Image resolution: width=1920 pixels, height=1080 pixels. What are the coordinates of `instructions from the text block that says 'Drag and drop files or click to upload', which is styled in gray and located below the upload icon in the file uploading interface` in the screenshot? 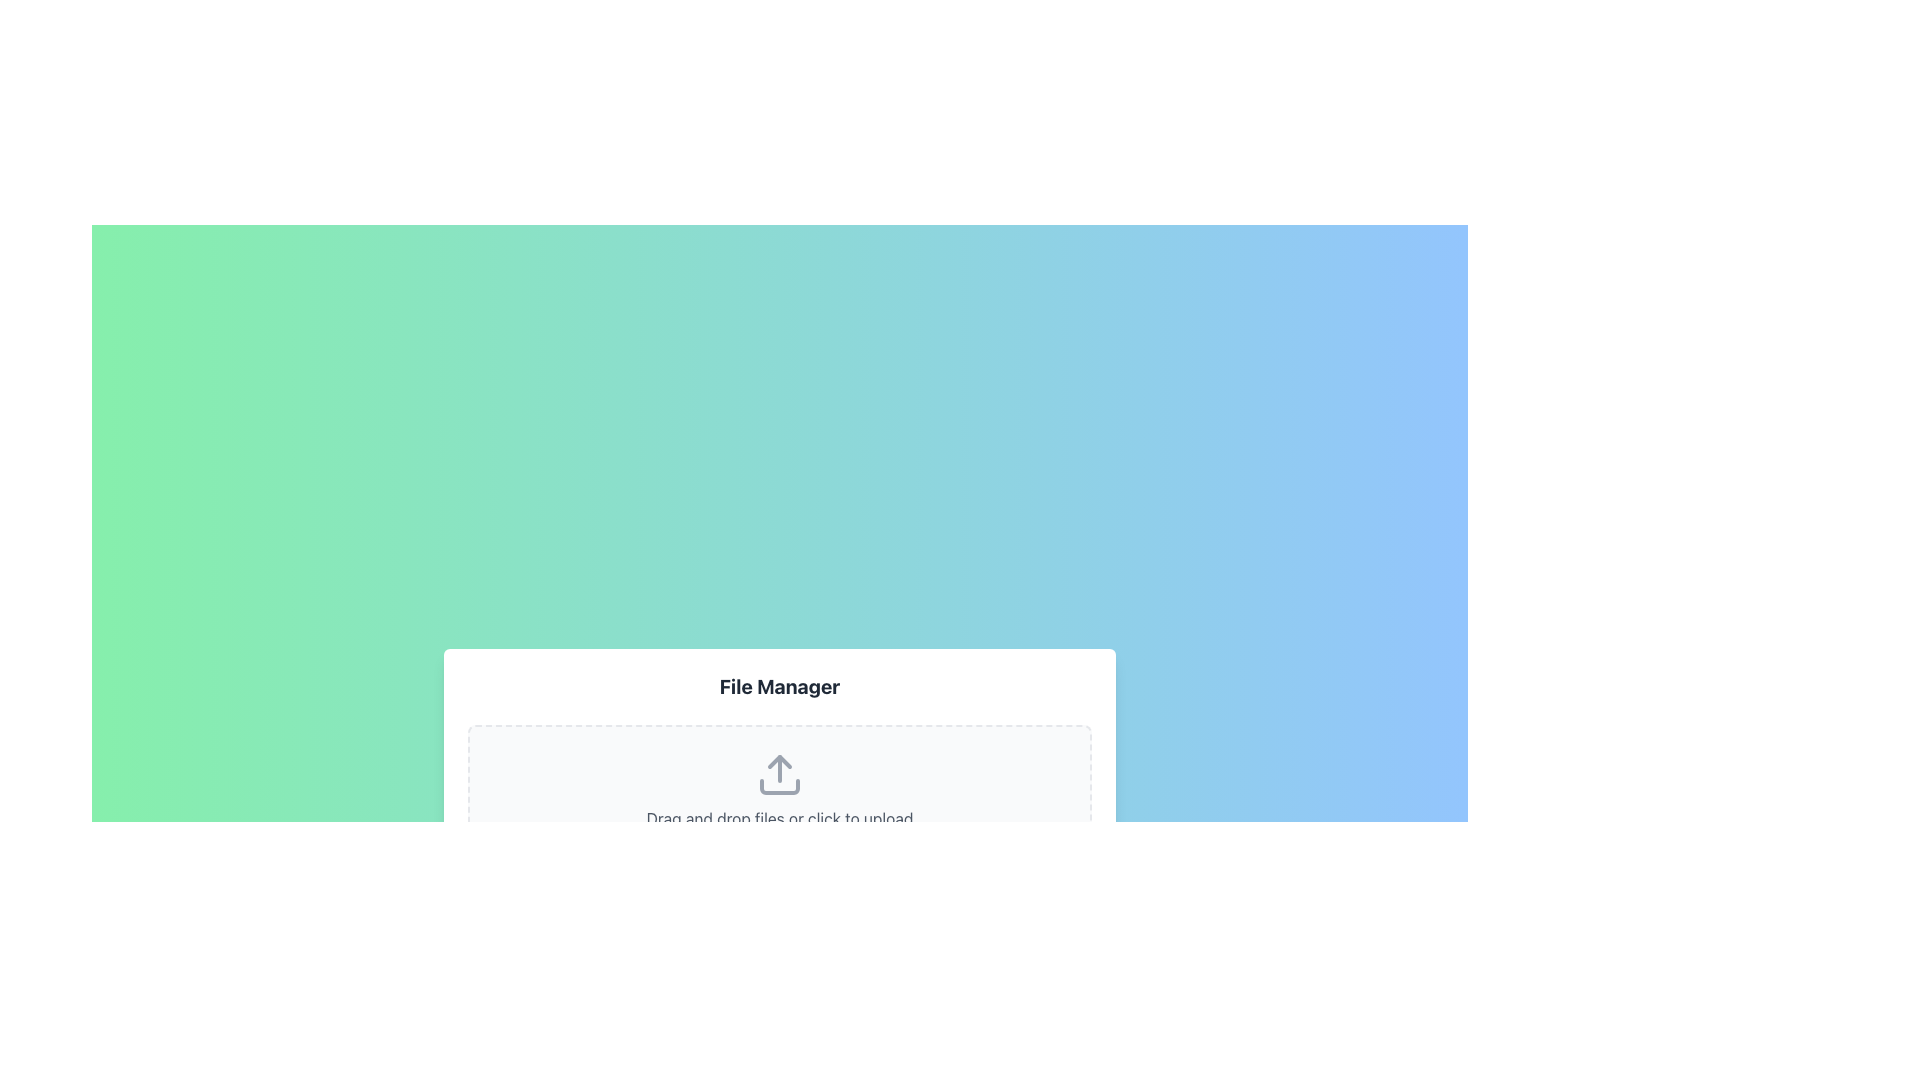 It's located at (778, 818).